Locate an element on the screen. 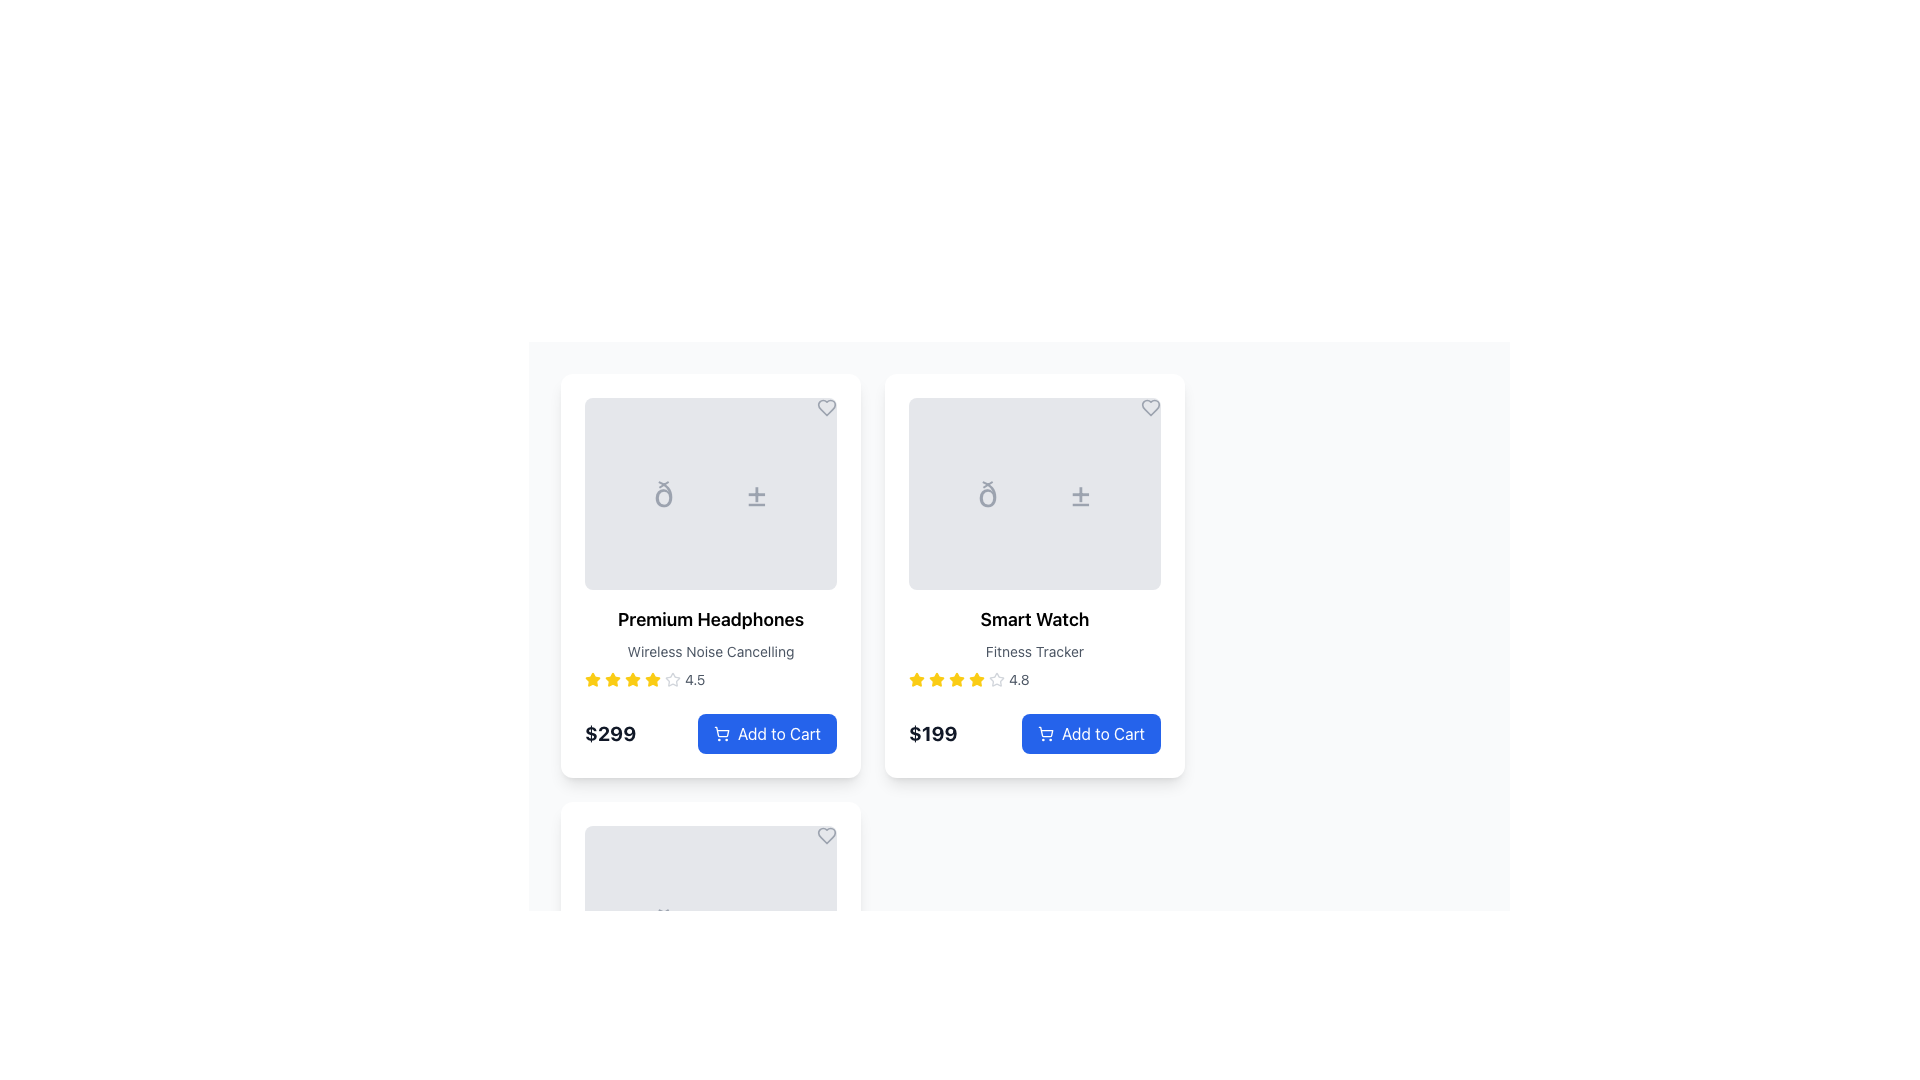  the rating represented by the fourth star icon in the series of five stars for the 'Premium Headphones' product is located at coordinates (612, 678).